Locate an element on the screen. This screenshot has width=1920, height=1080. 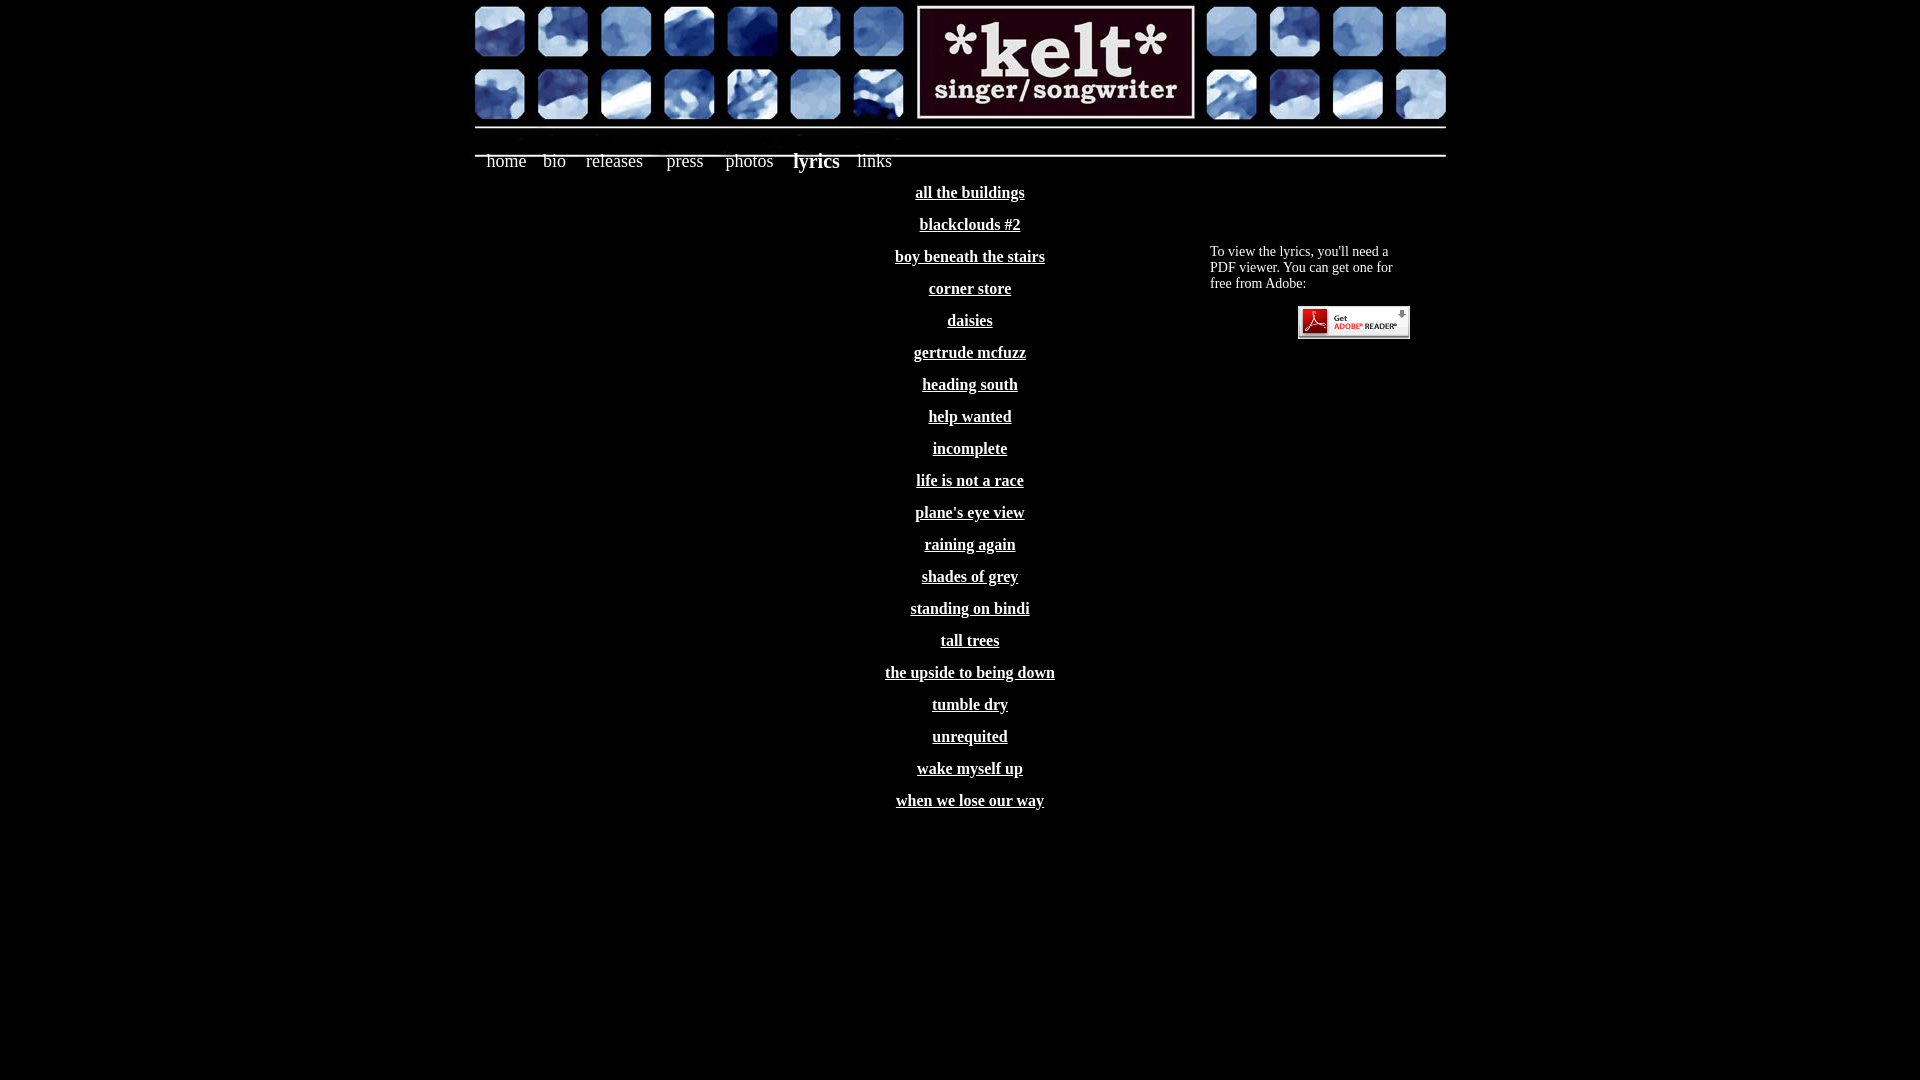
'all the buildings' is located at coordinates (969, 192).